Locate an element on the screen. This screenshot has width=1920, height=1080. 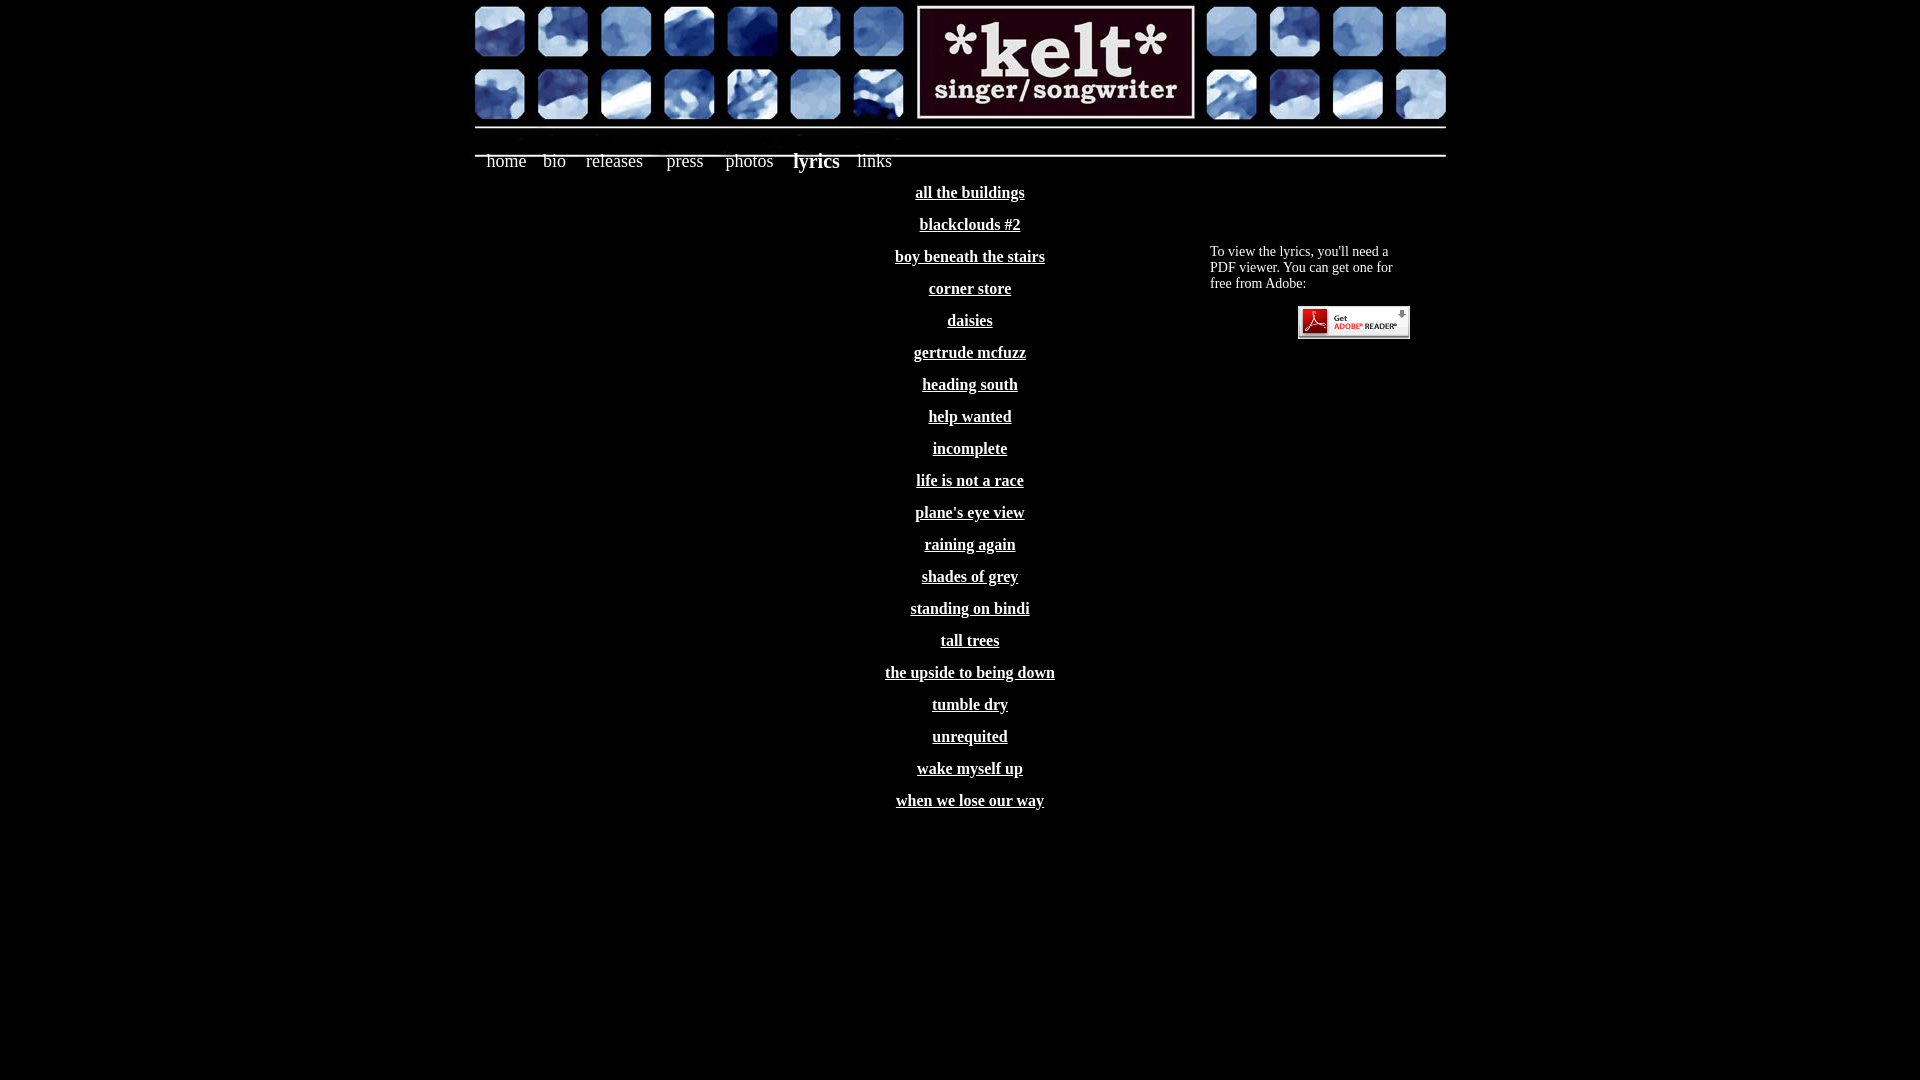
'all the buildings' is located at coordinates (969, 192).